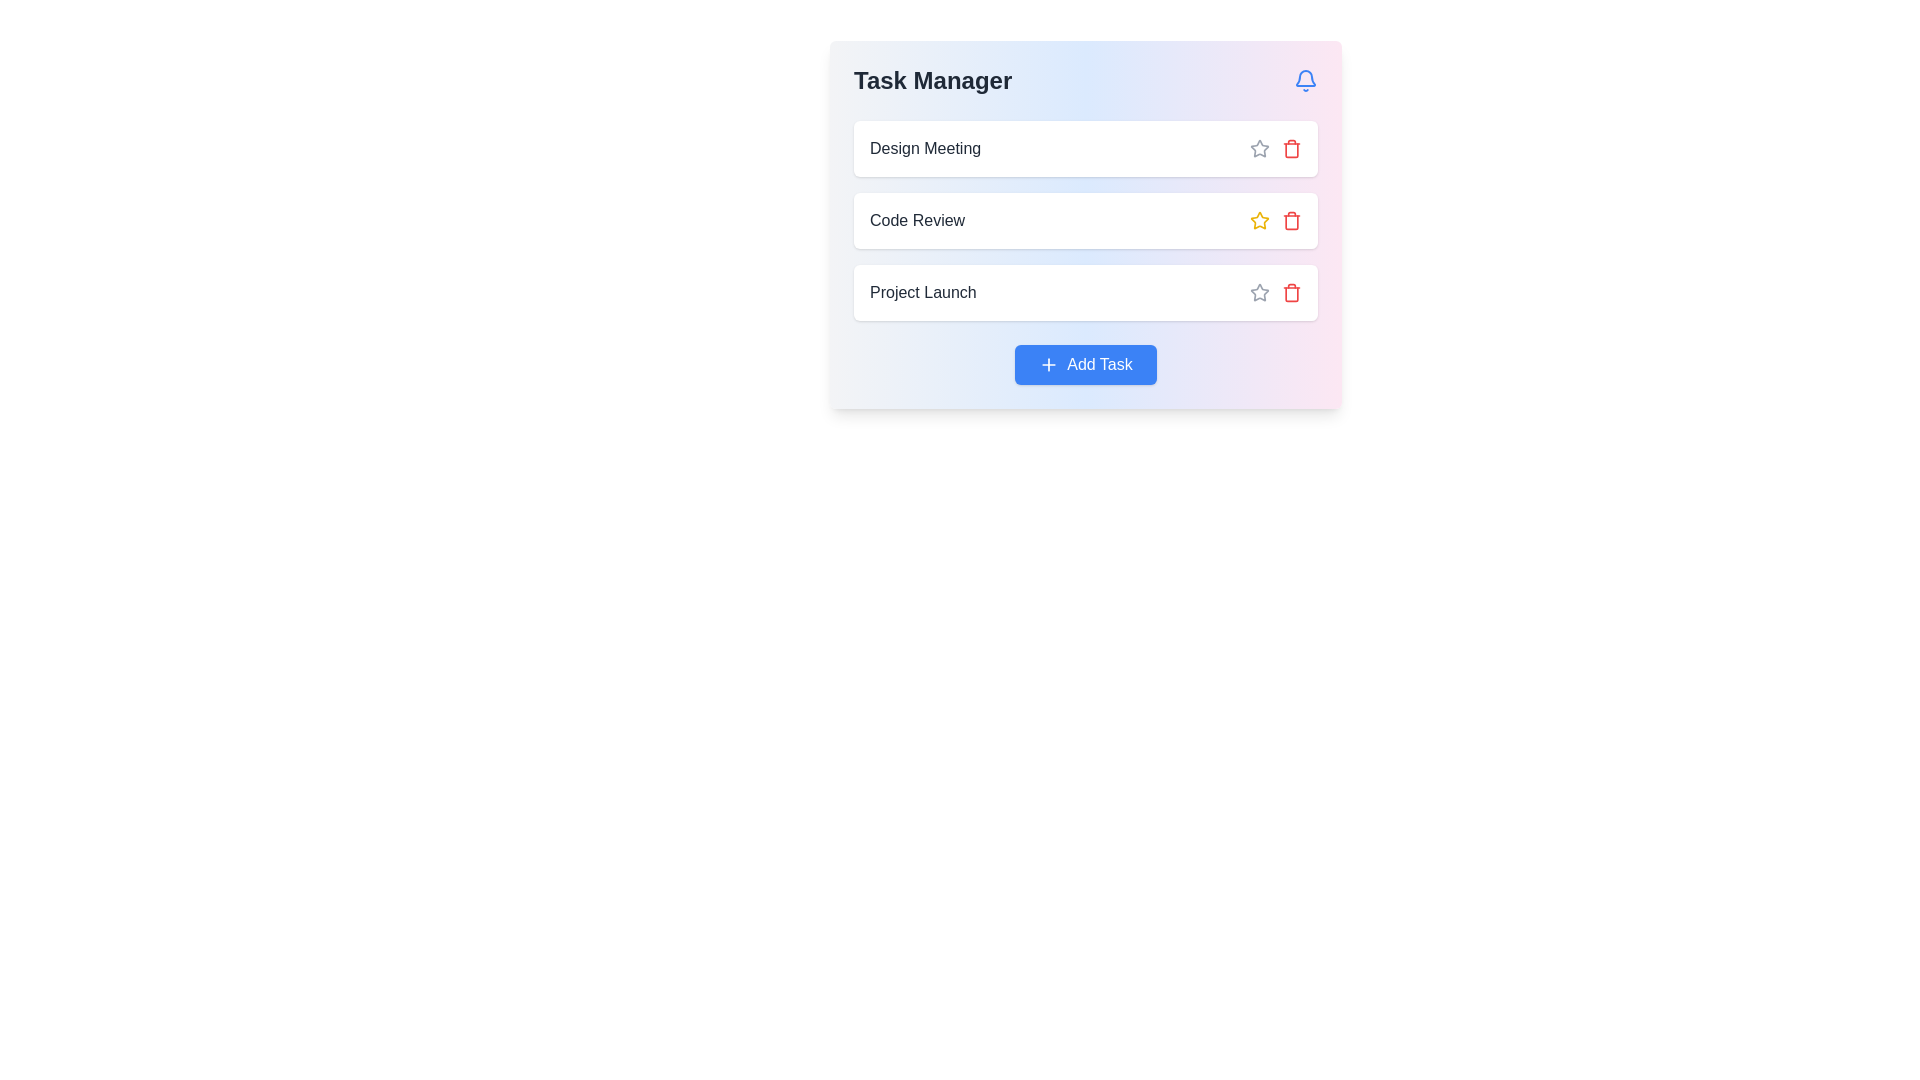 The width and height of the screenshot is (1920, 1080). Describe the element at coordinates (1291, 148) in the screenshot. I see `the delete button located to the right of the 'Design Meeting' text label` at that location.